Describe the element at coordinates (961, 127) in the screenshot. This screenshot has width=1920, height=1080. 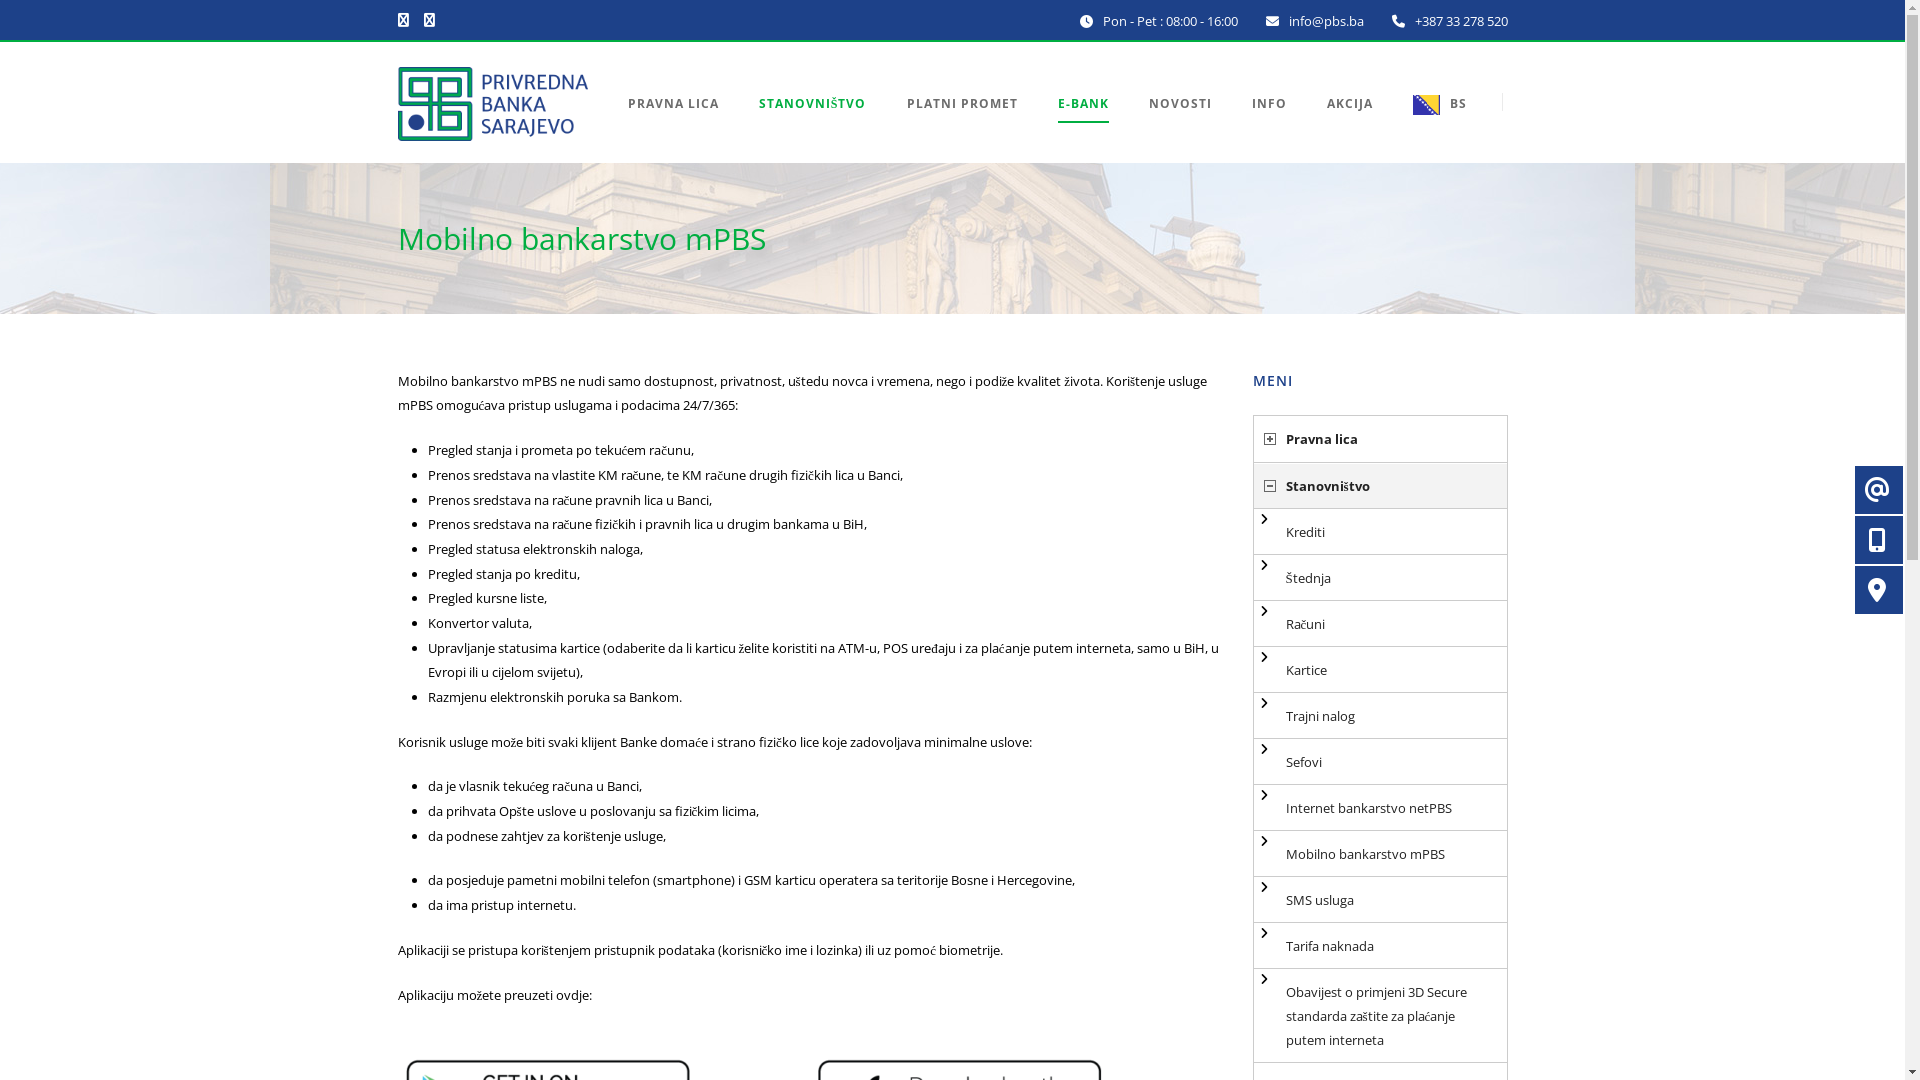
I see `'PLATNI PROMET'` at that location.